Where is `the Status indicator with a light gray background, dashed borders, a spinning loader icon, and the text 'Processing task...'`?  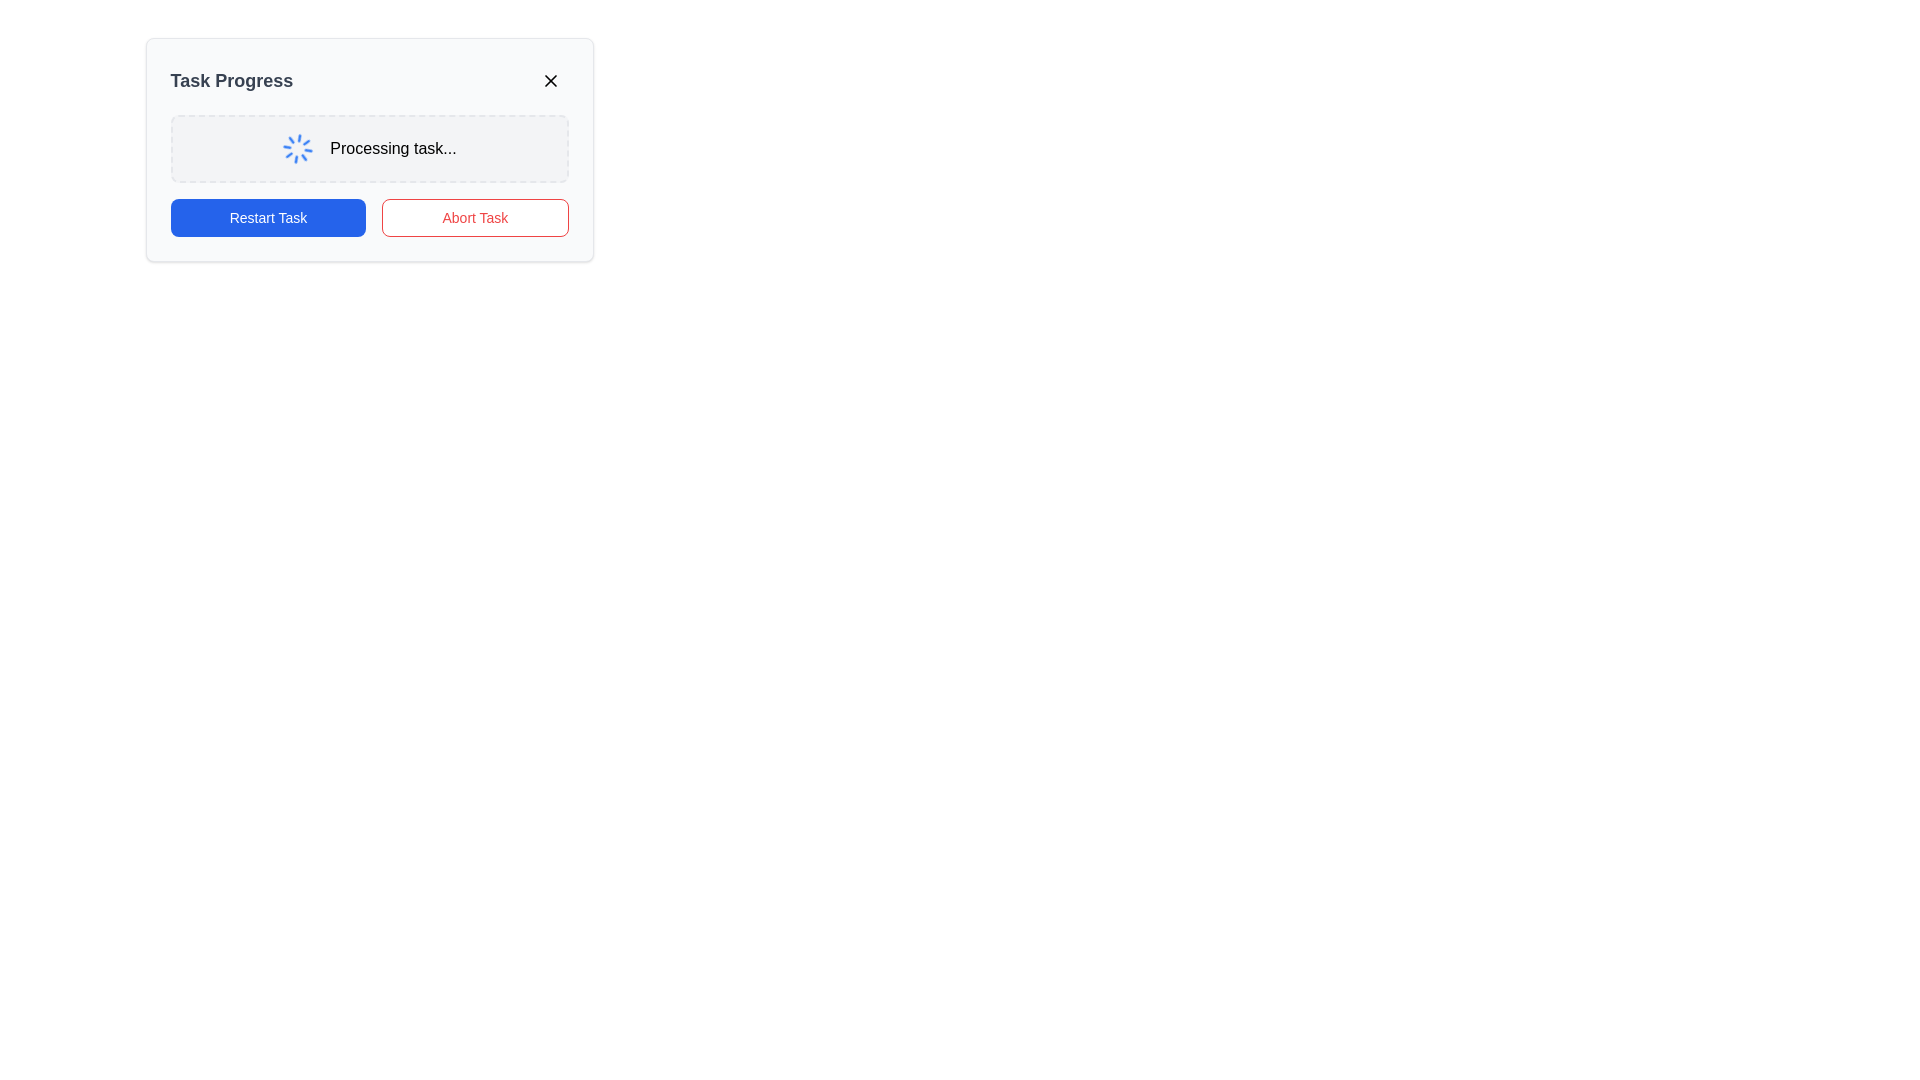 the Status indicator with a light gray background, dashed borders, a spinning loader icon, and the text 'Processing task...' is located at coordinates (369, 148).